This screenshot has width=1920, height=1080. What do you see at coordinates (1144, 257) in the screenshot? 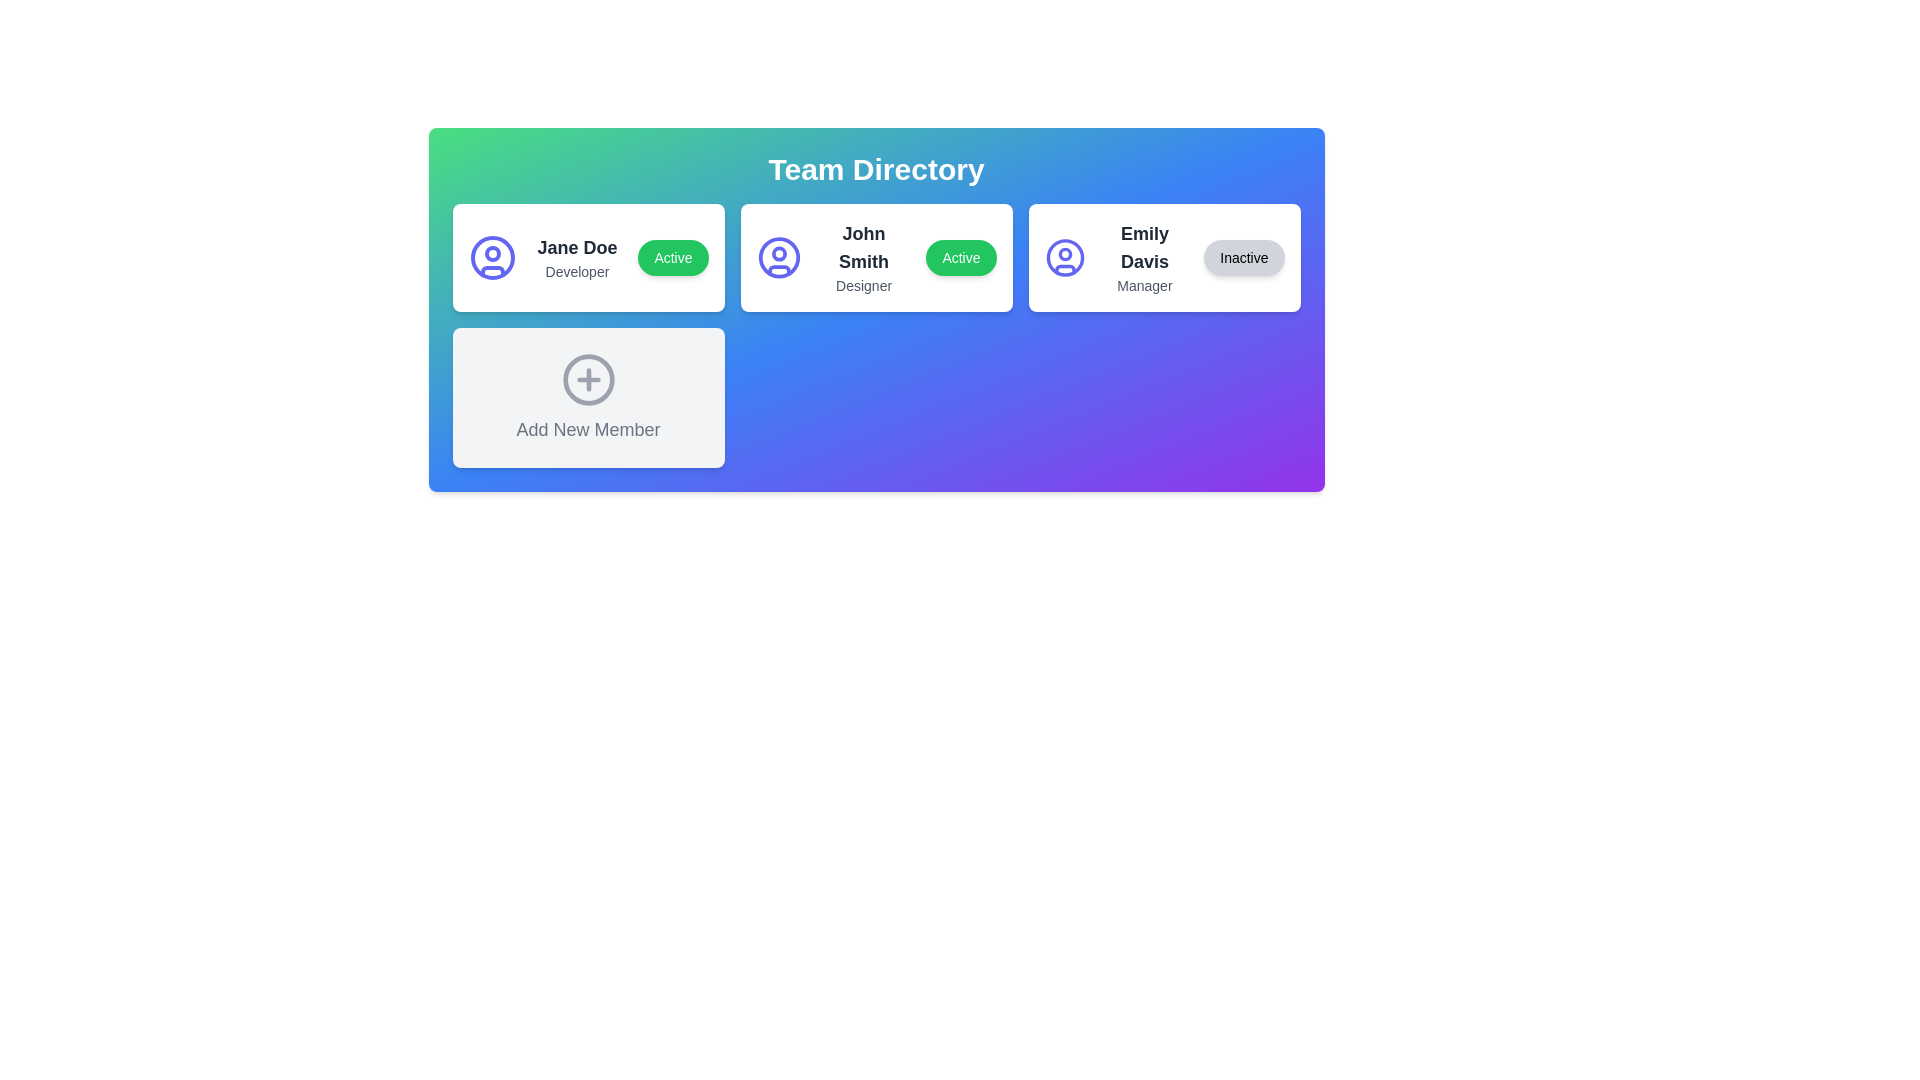
I see `the 'Emily Davis' text display element in the 'Team Directory' section, which shows 'Manager' below it and is positioned on the right side of the second row` at bounding box center [1144, 257].